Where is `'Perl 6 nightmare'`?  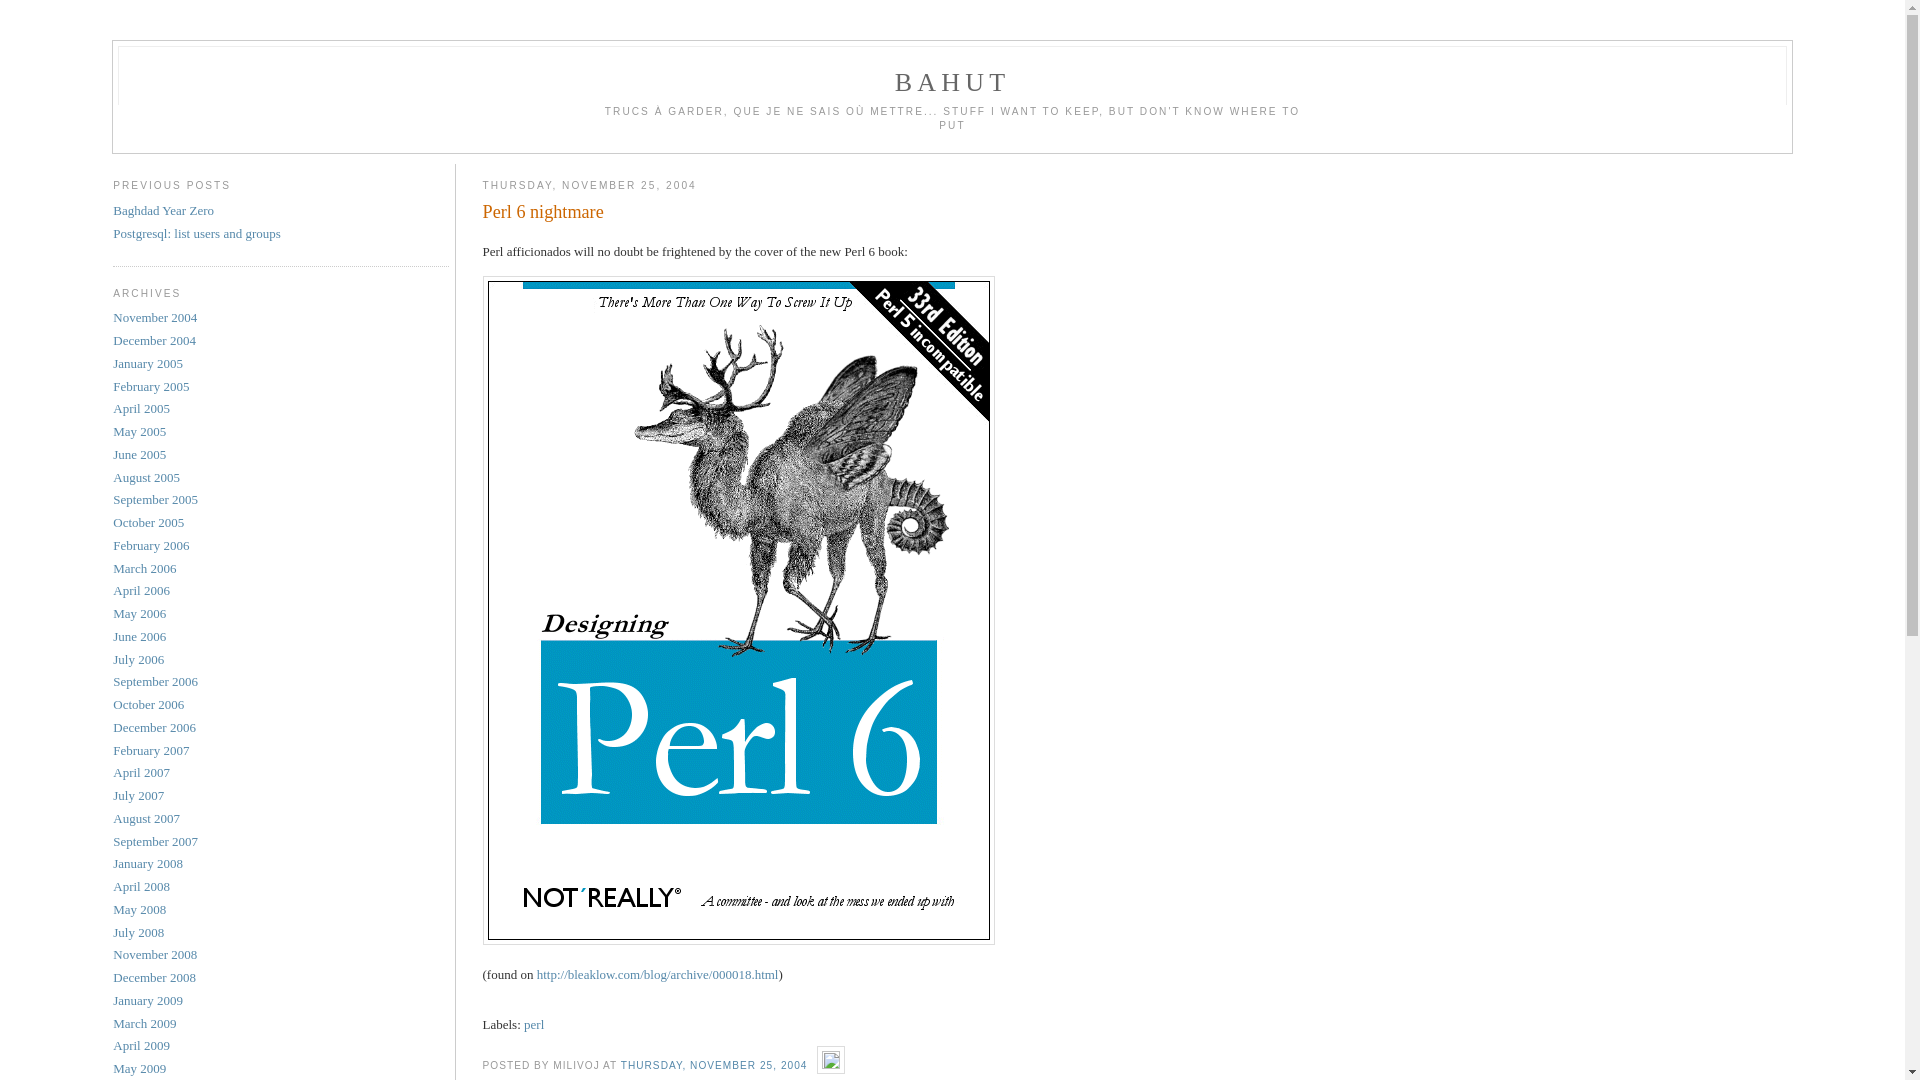
'Perl 6 nightmare' is located at coordinates (1137, 212).